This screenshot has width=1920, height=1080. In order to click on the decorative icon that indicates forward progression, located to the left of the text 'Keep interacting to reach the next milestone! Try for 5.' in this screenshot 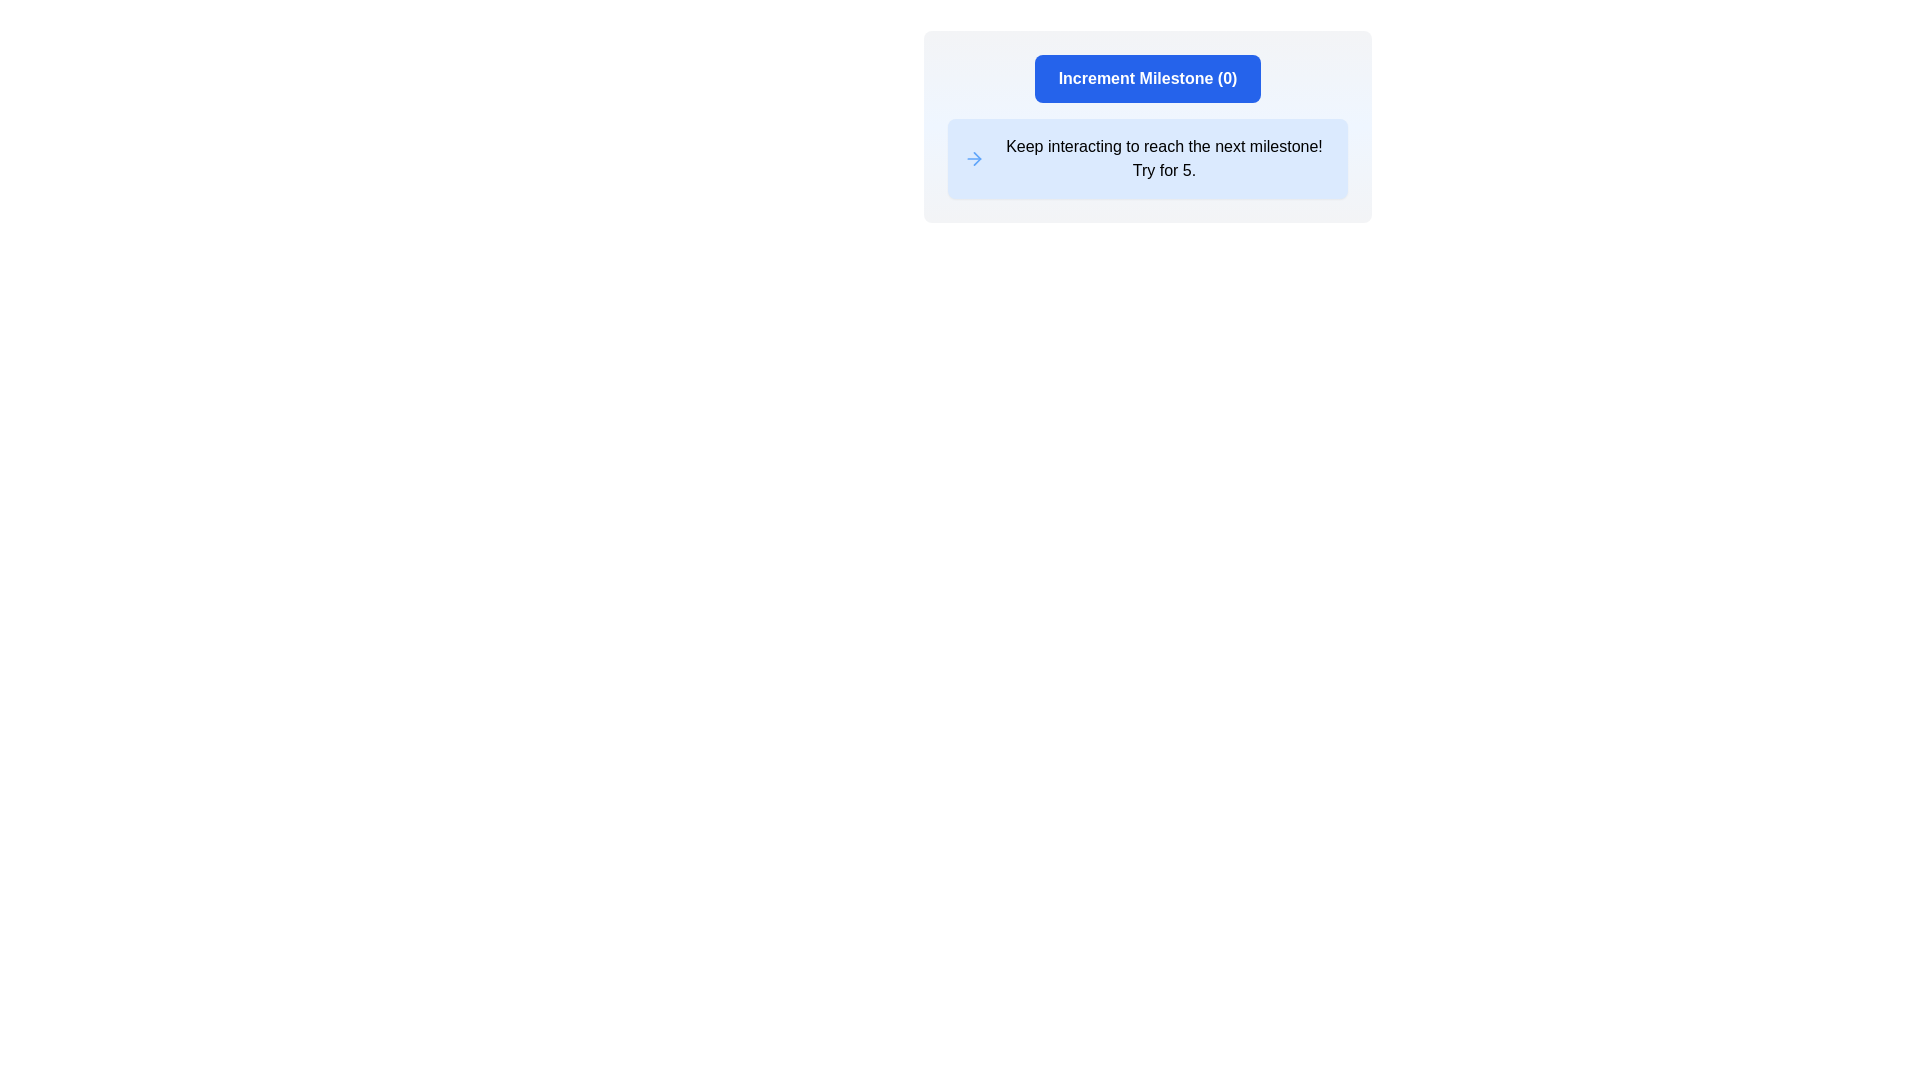, I will do `click(974, 157)`.